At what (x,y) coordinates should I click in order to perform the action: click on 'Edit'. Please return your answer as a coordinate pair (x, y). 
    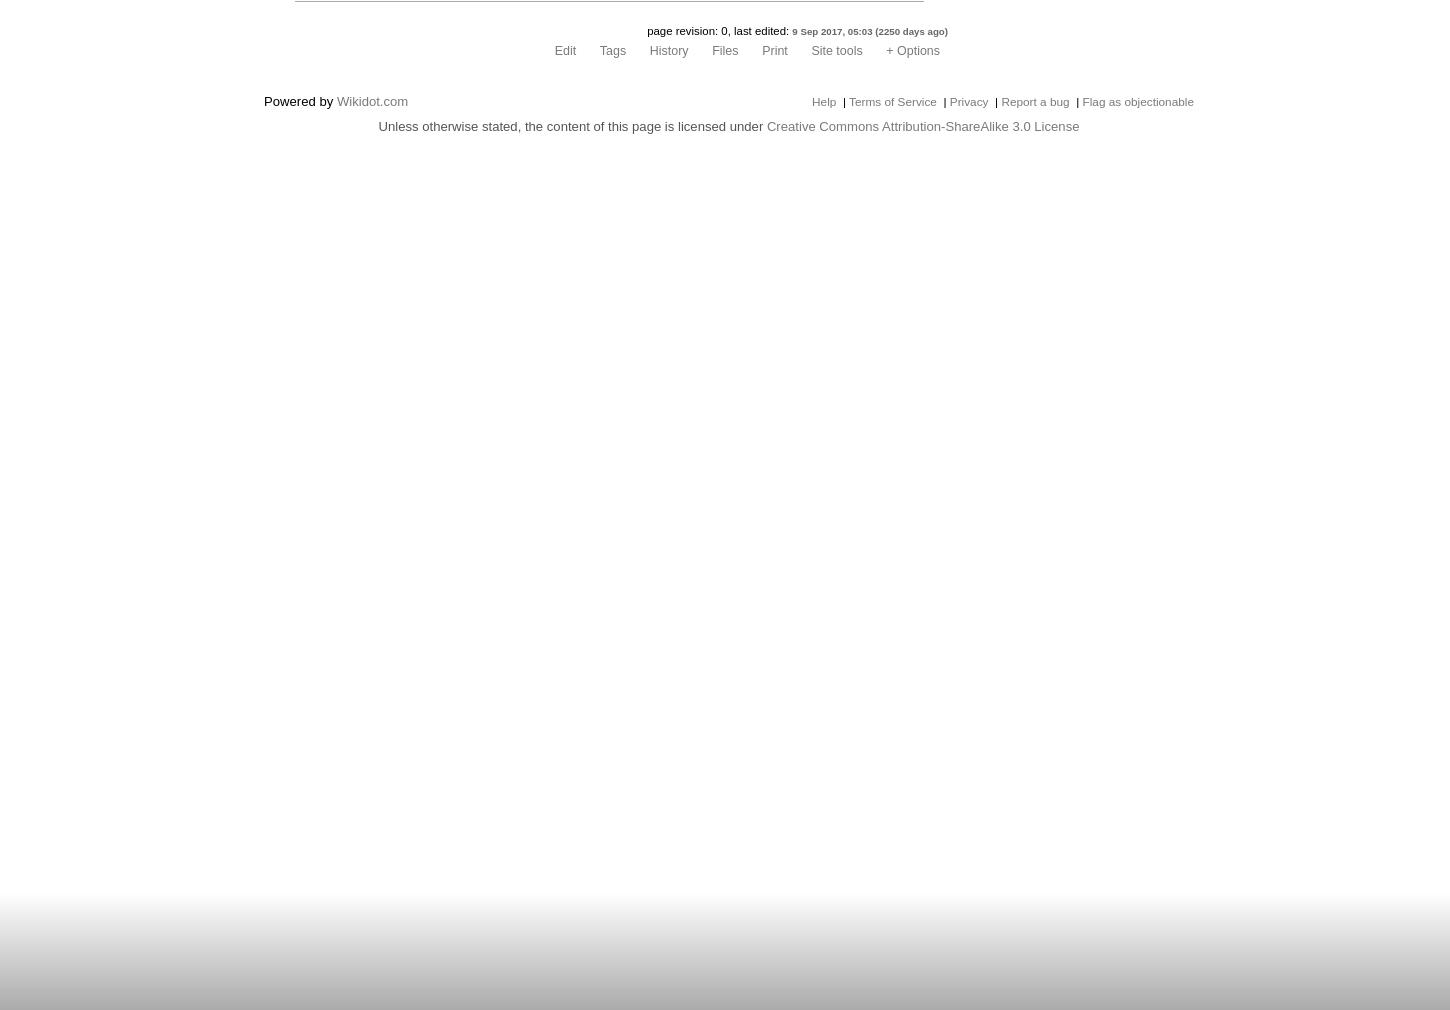
    Looking at the image, I should click on (565, 50).